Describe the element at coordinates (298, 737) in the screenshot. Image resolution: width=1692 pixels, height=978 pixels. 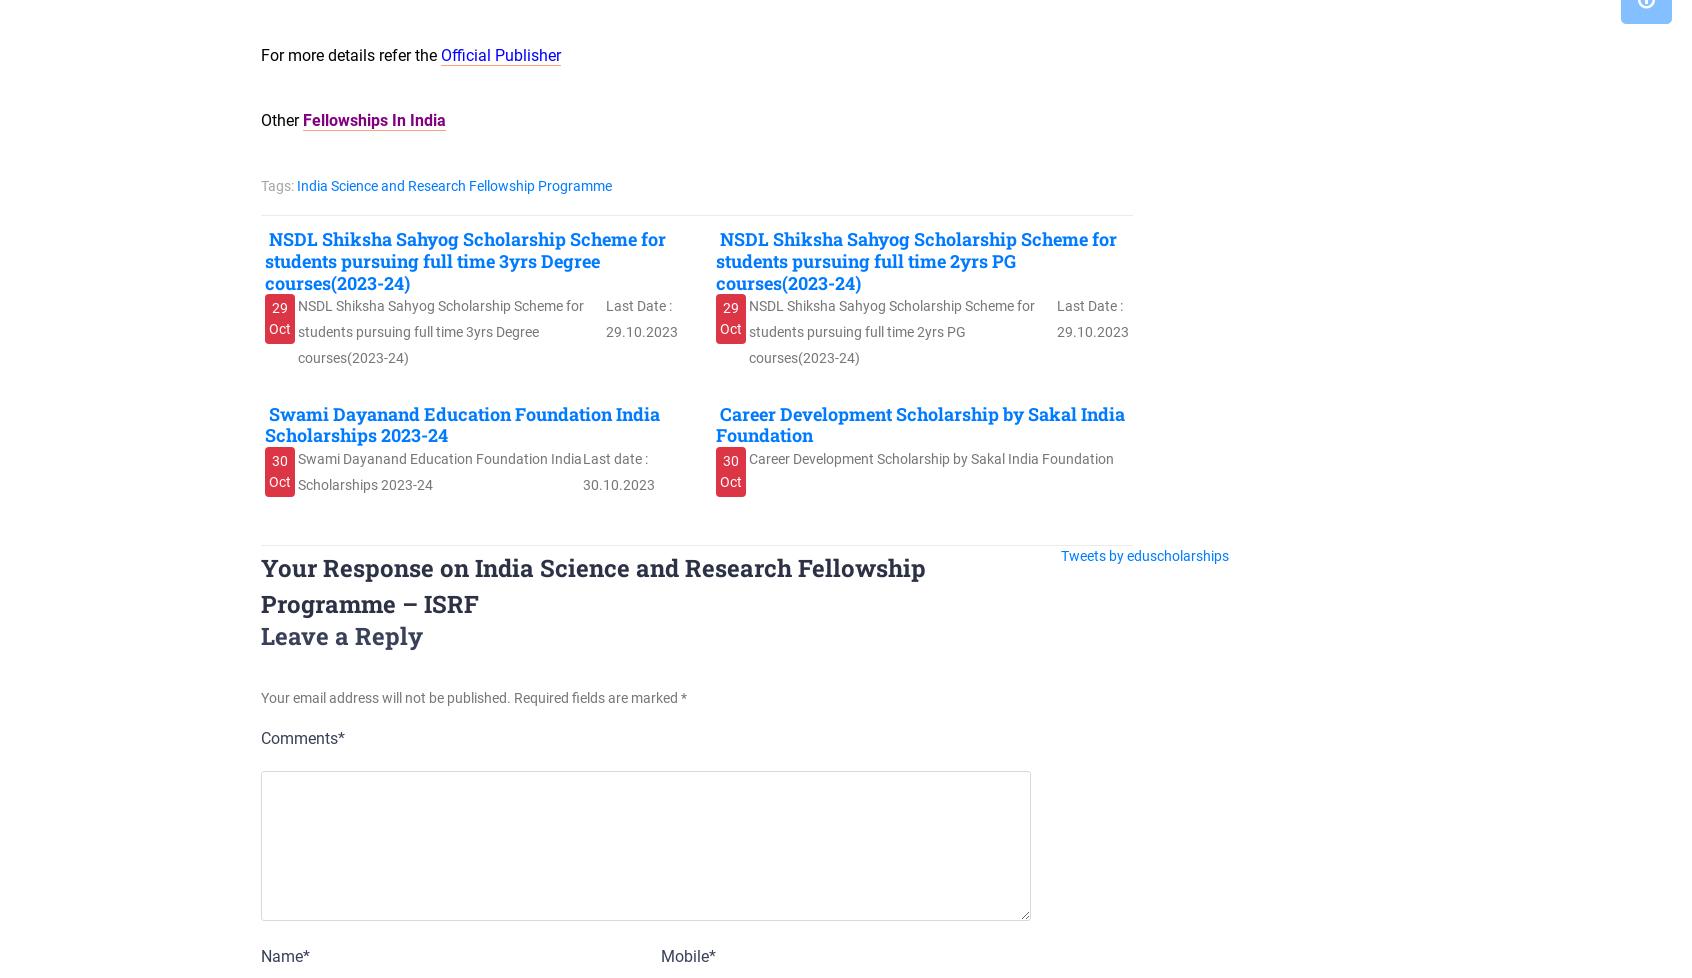
I see `'Comments'` at that location.